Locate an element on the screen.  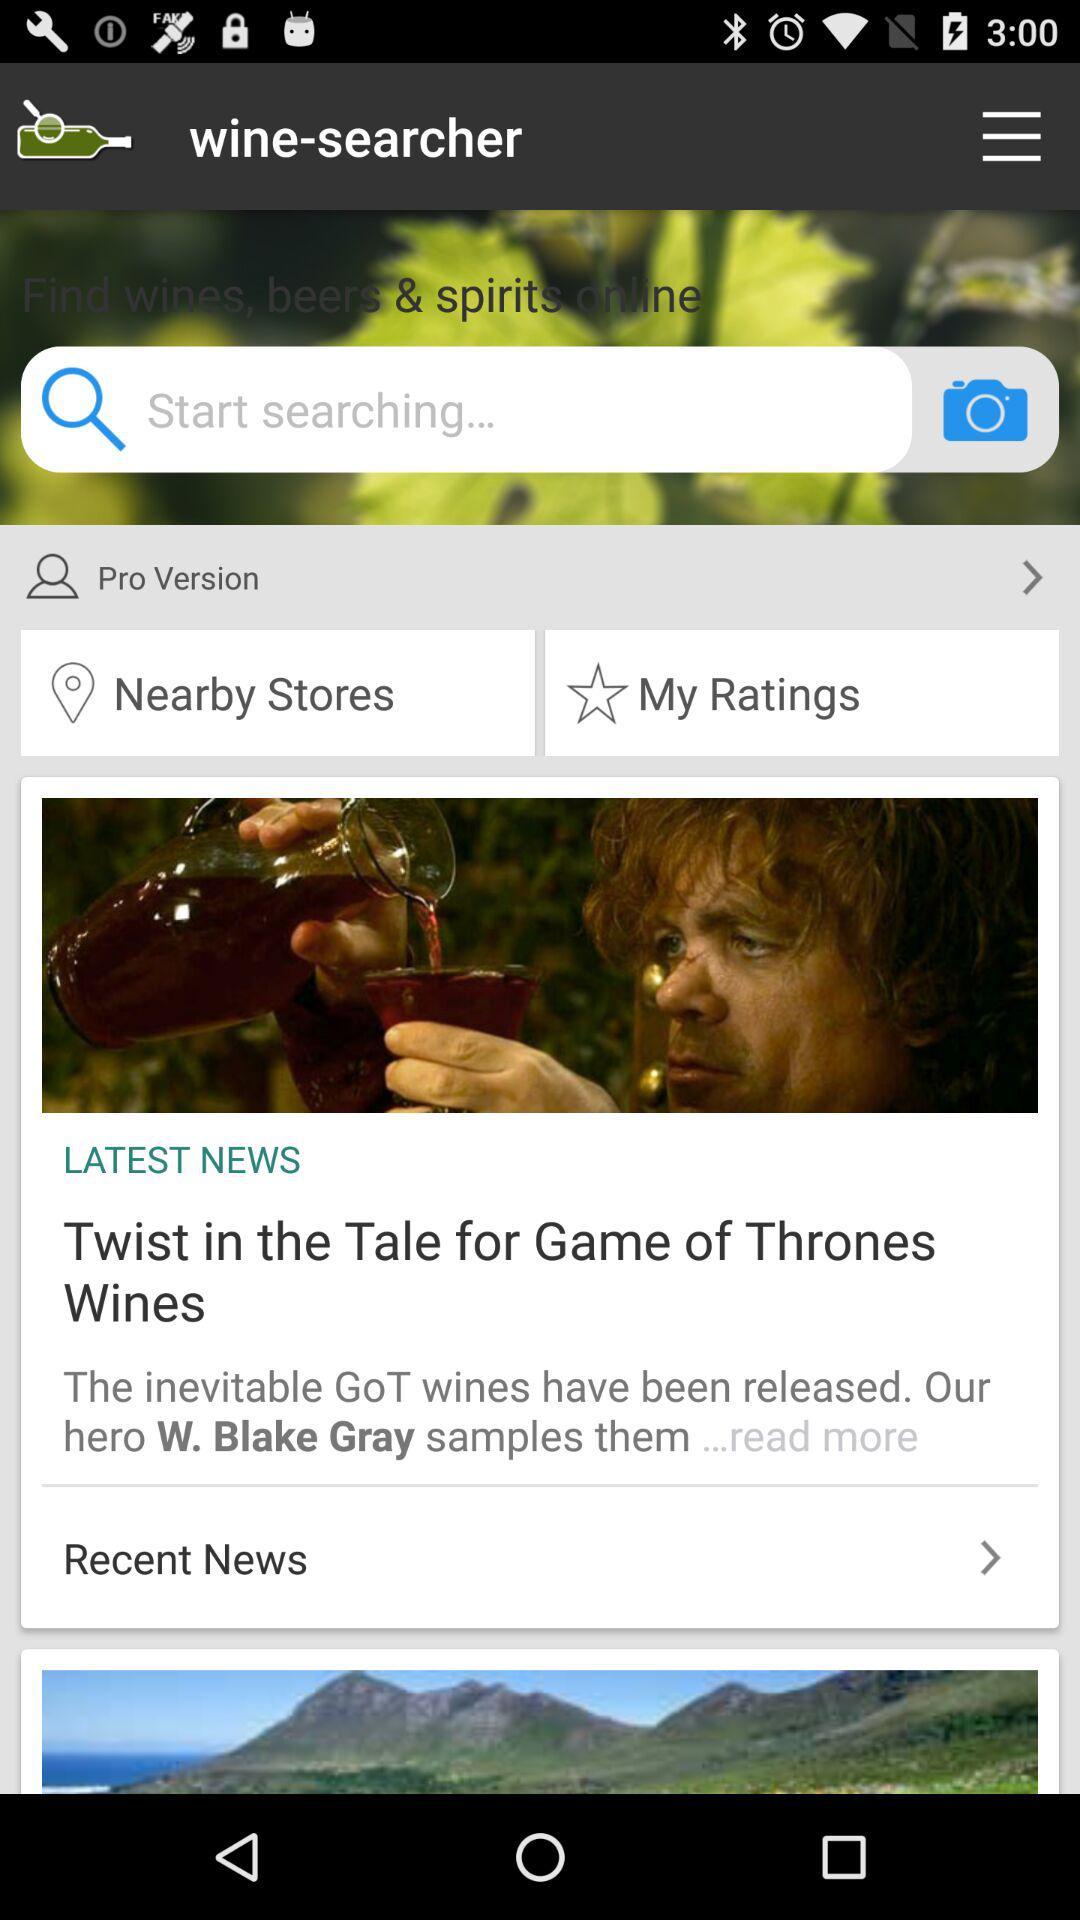
search by photo is located at coordinates (984, 408).